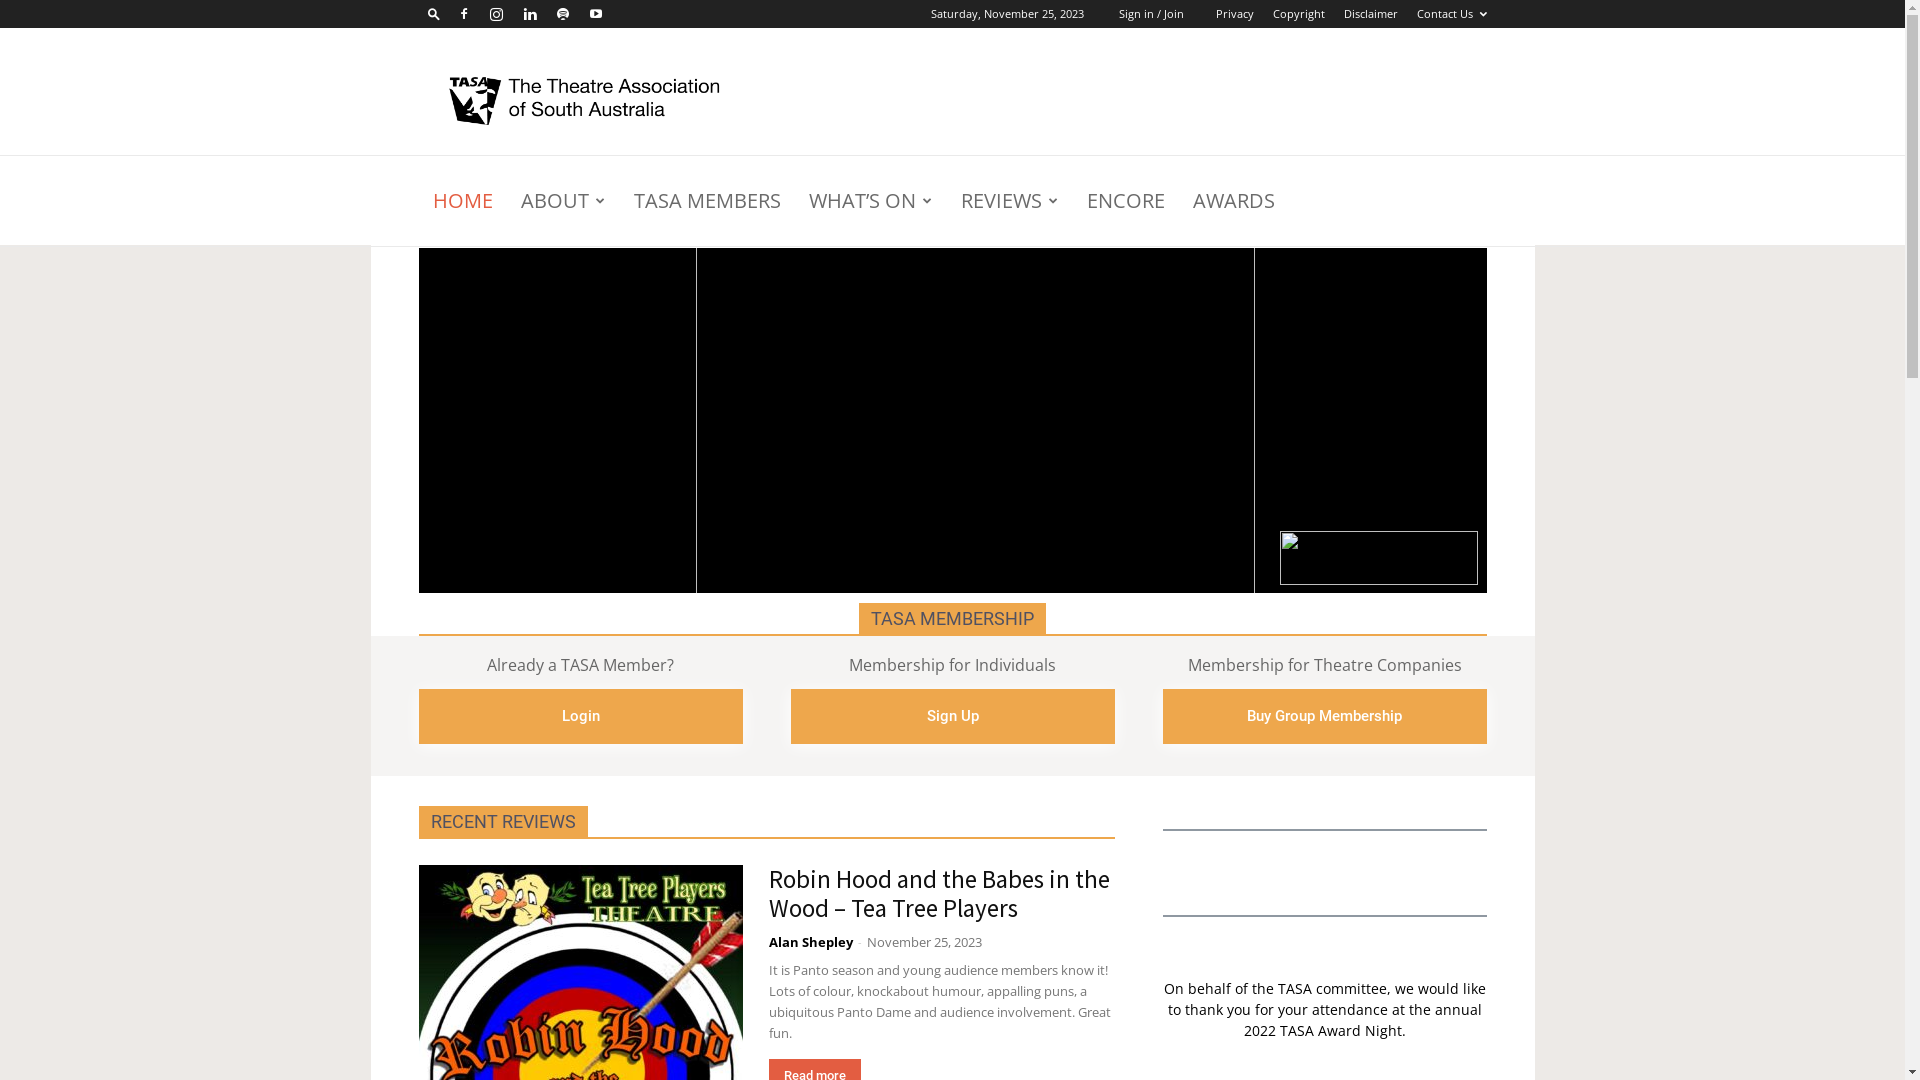 This screenshot has height=1080, width=1920. What do you see at coordinates (1370, 13) in the screenshot?
I see `'Disclaimer'` at bounding box center [1370, 13].